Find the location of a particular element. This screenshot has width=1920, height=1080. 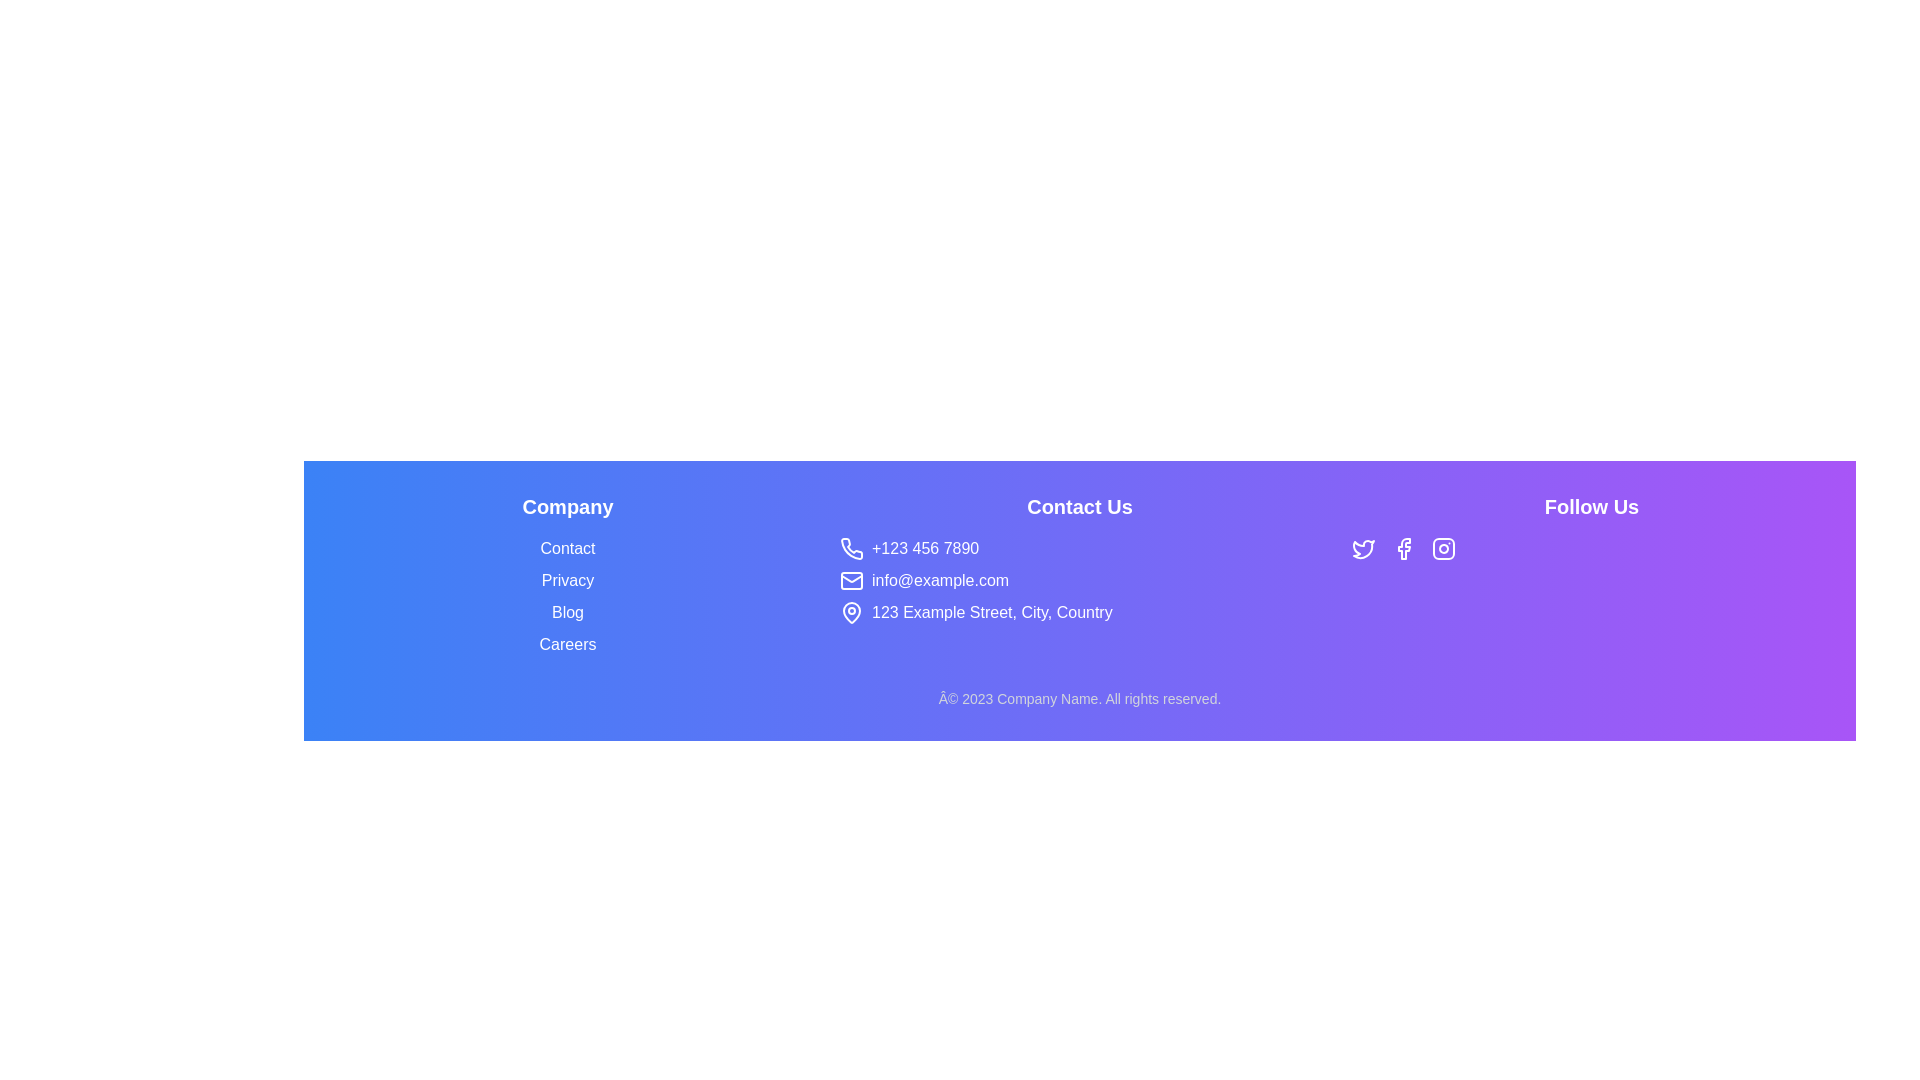

the map pin icon located in the footer section under the 'Contact Us' heading, positioned to the left of the address '123 Example Street, City, Country' is located at coordinates (851, 611).